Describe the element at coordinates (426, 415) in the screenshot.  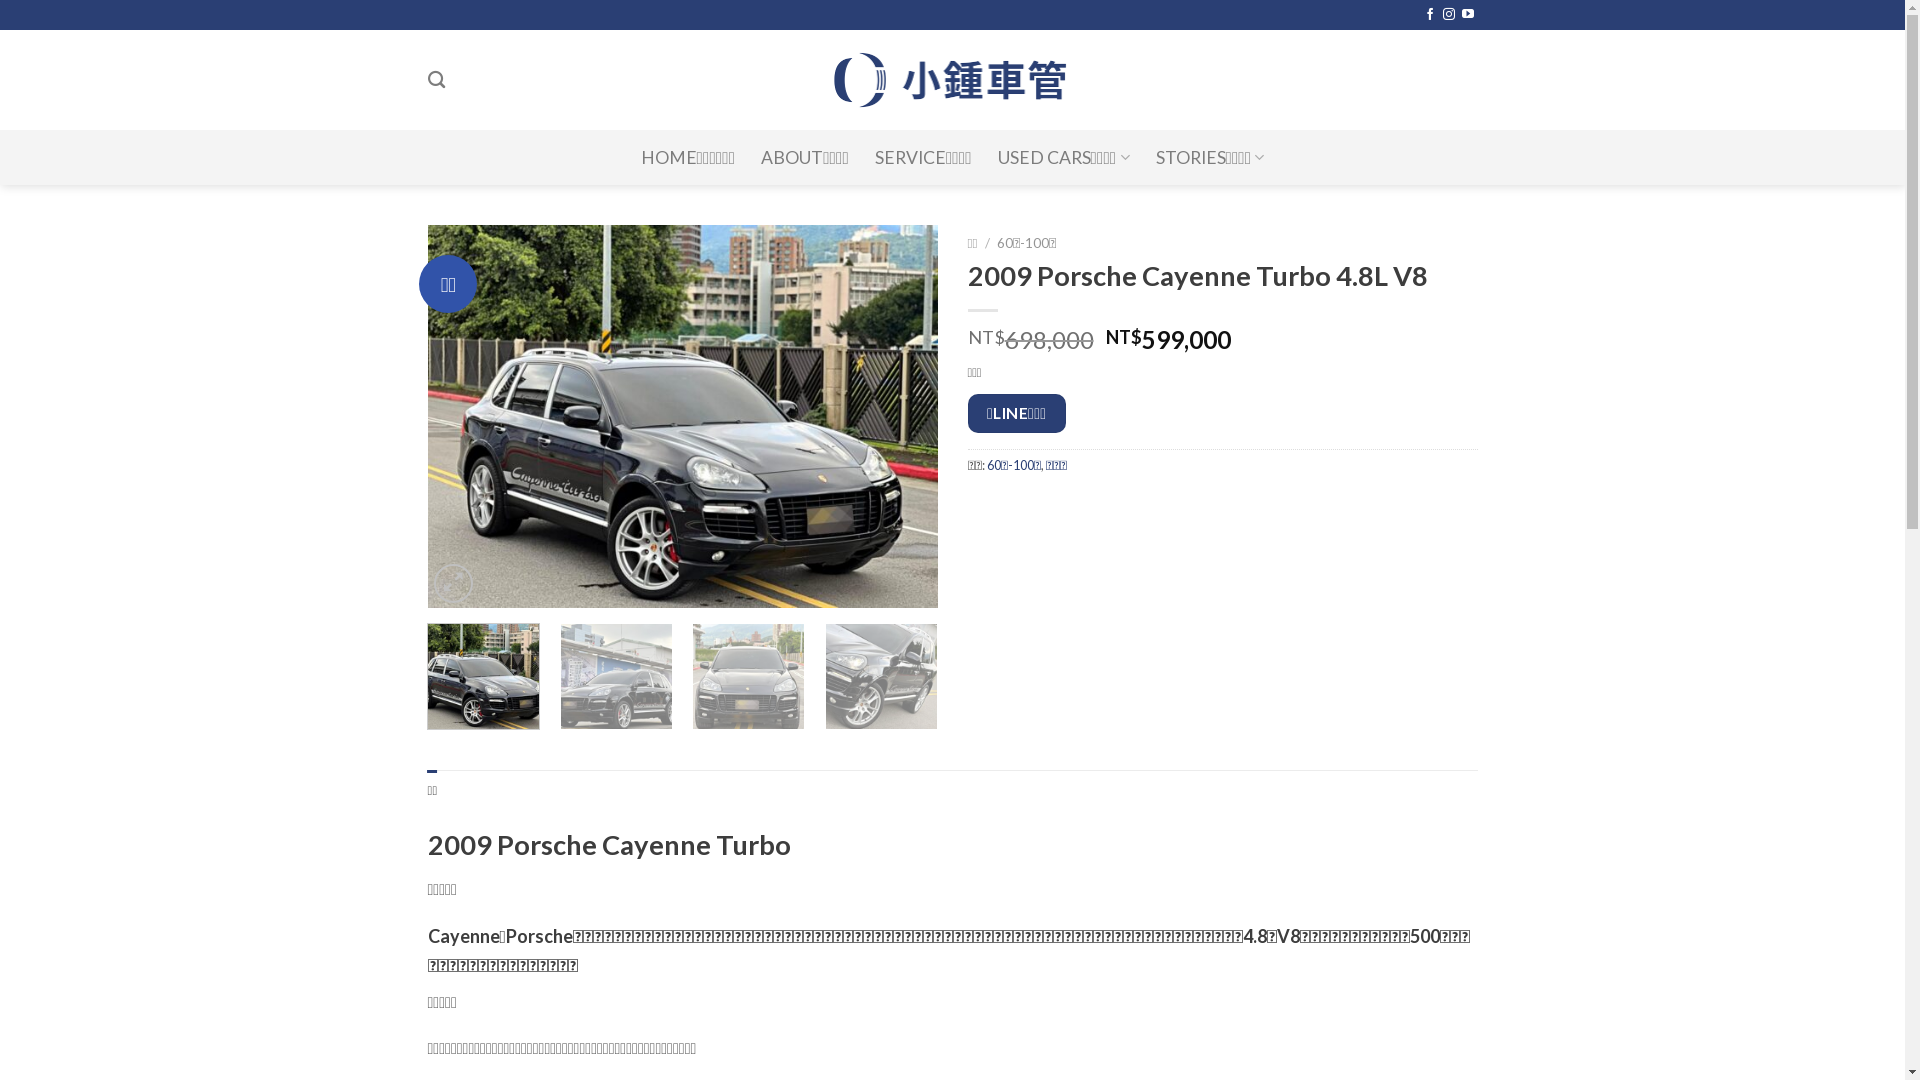
I see `'LINE_ALBUM_220427_18'` at that location.